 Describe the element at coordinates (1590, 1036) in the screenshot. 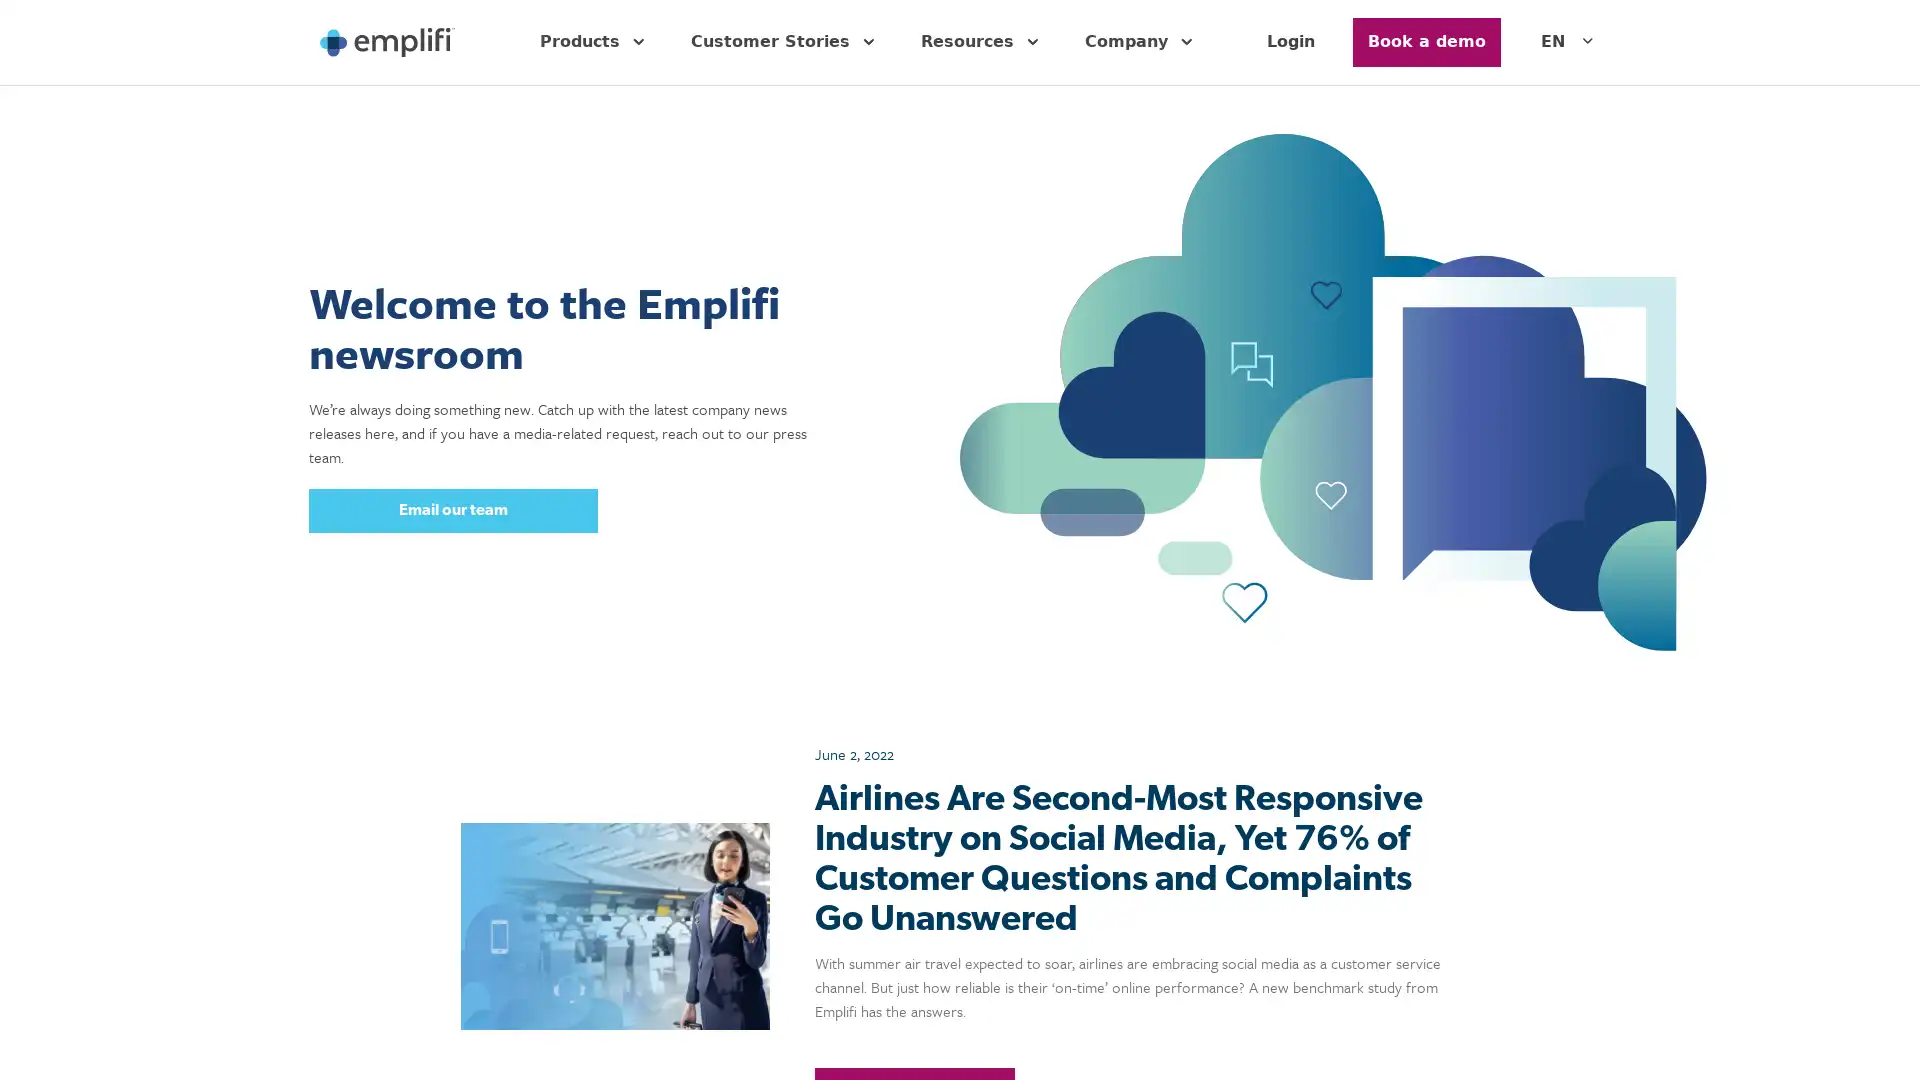

I see `Accept Cookies` at that location.